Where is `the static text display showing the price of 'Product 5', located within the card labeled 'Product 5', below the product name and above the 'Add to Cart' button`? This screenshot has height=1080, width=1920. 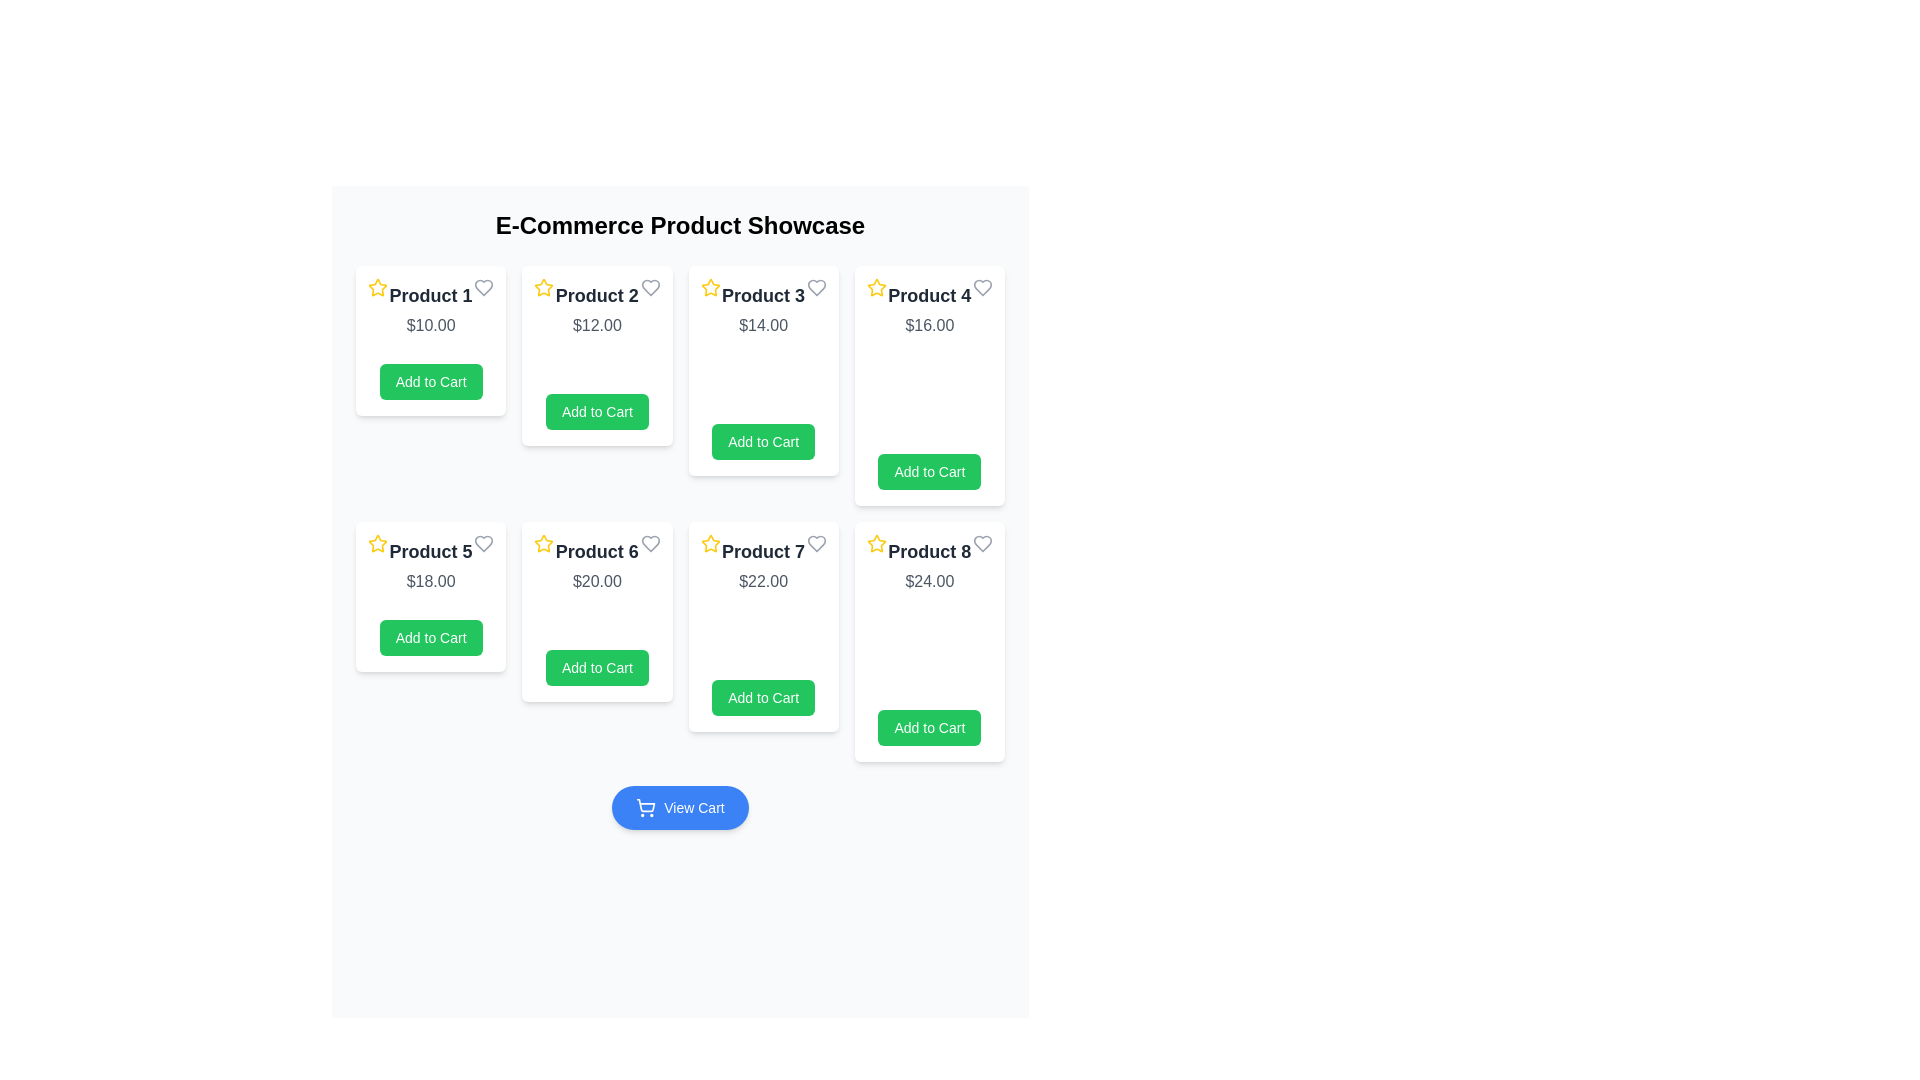
the static text display showing the price of 'Product 5', located within the card labeled 'Product 5', below the product name and above the 'Add to Cart' button is located at coordinates (430, 582).